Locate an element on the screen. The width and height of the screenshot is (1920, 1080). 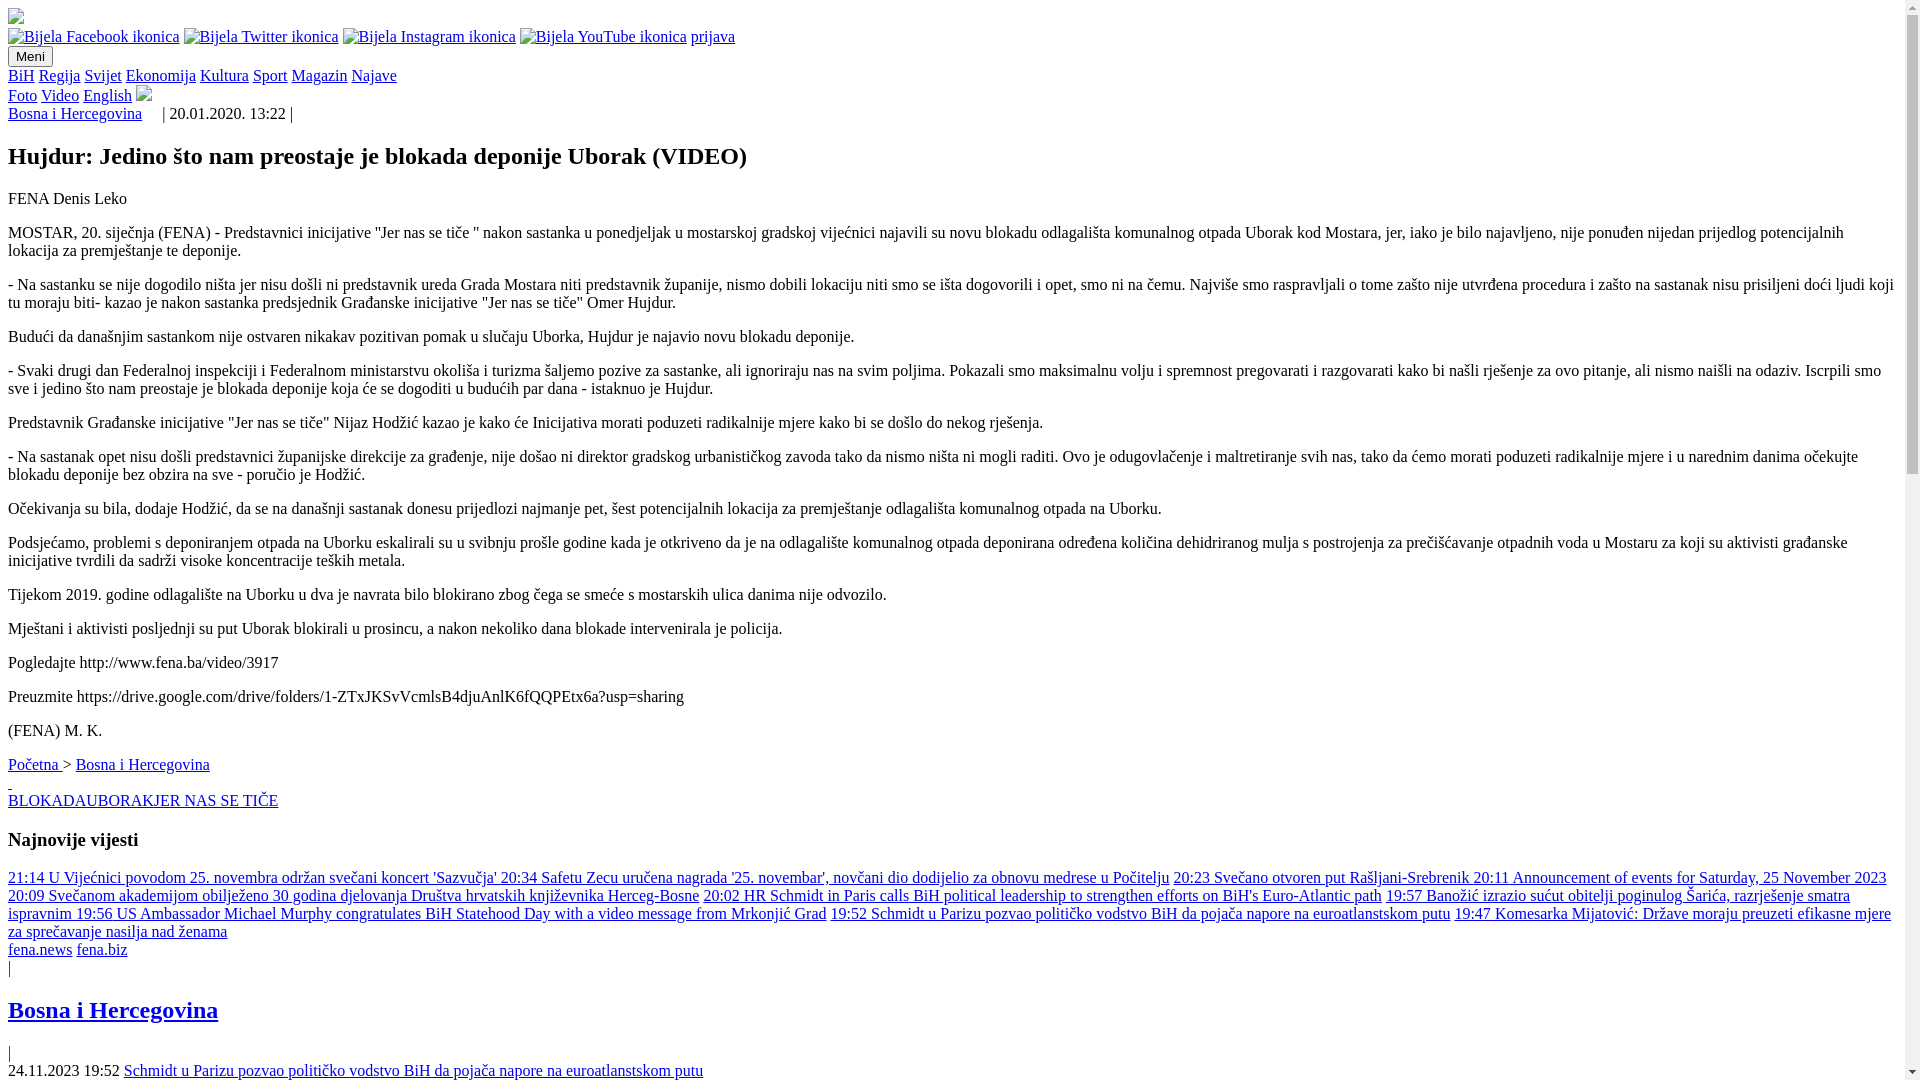
'Svijet' is located at coordinates (101, 74).